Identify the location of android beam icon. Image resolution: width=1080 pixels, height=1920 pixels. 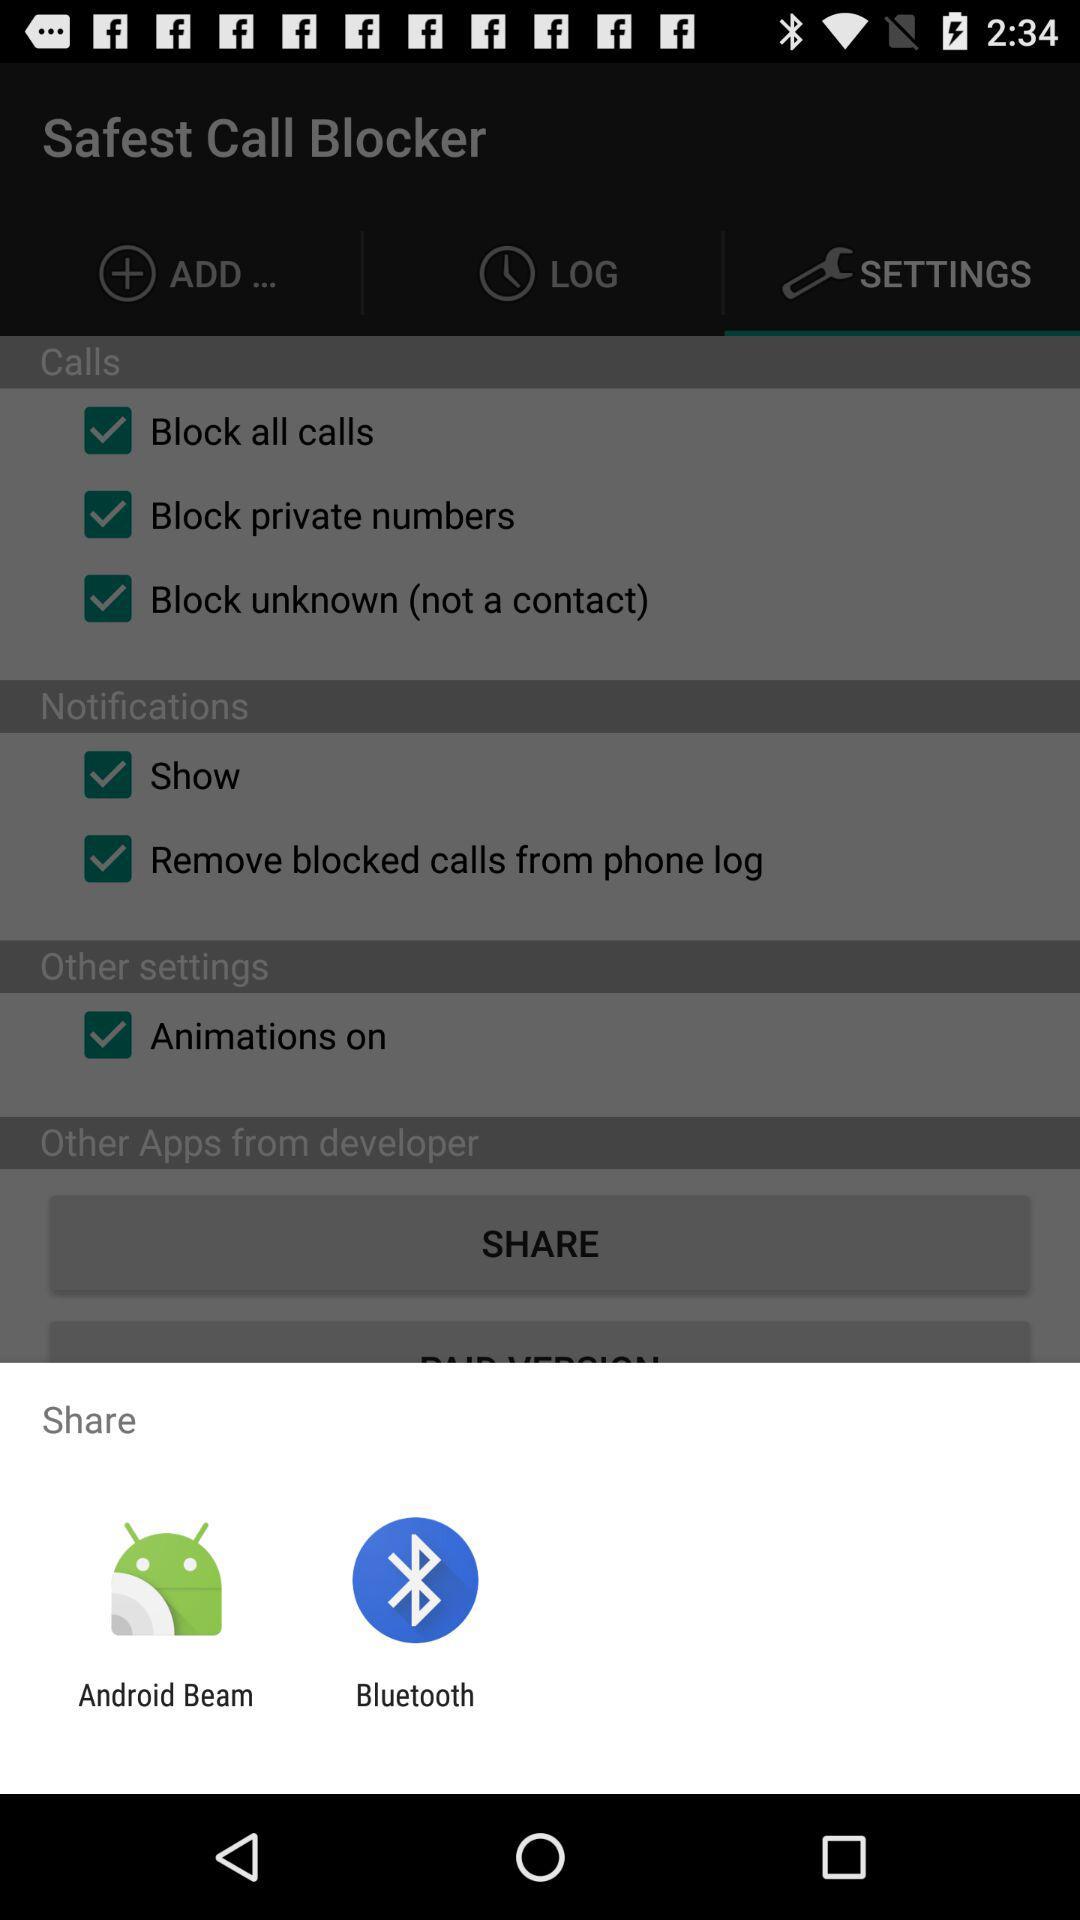
(165, 1711).